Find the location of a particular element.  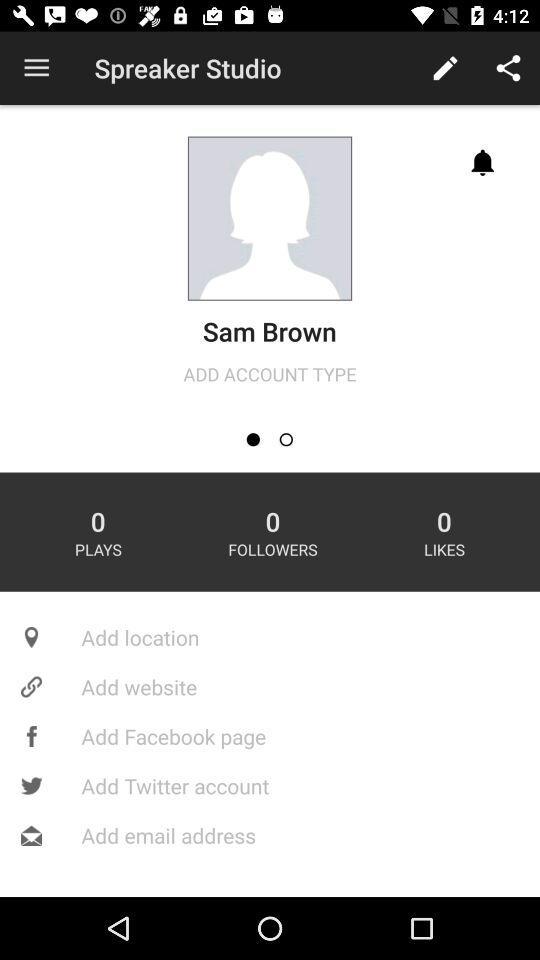

the image above sam brown is located at coordinates (270, 218).